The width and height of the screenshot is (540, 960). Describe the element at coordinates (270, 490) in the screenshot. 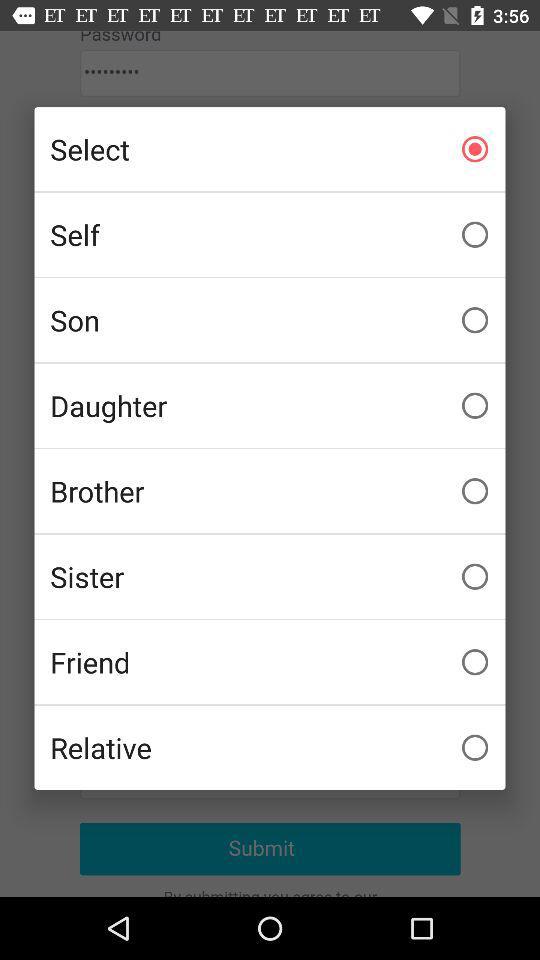

I see `the brother item` at that location.